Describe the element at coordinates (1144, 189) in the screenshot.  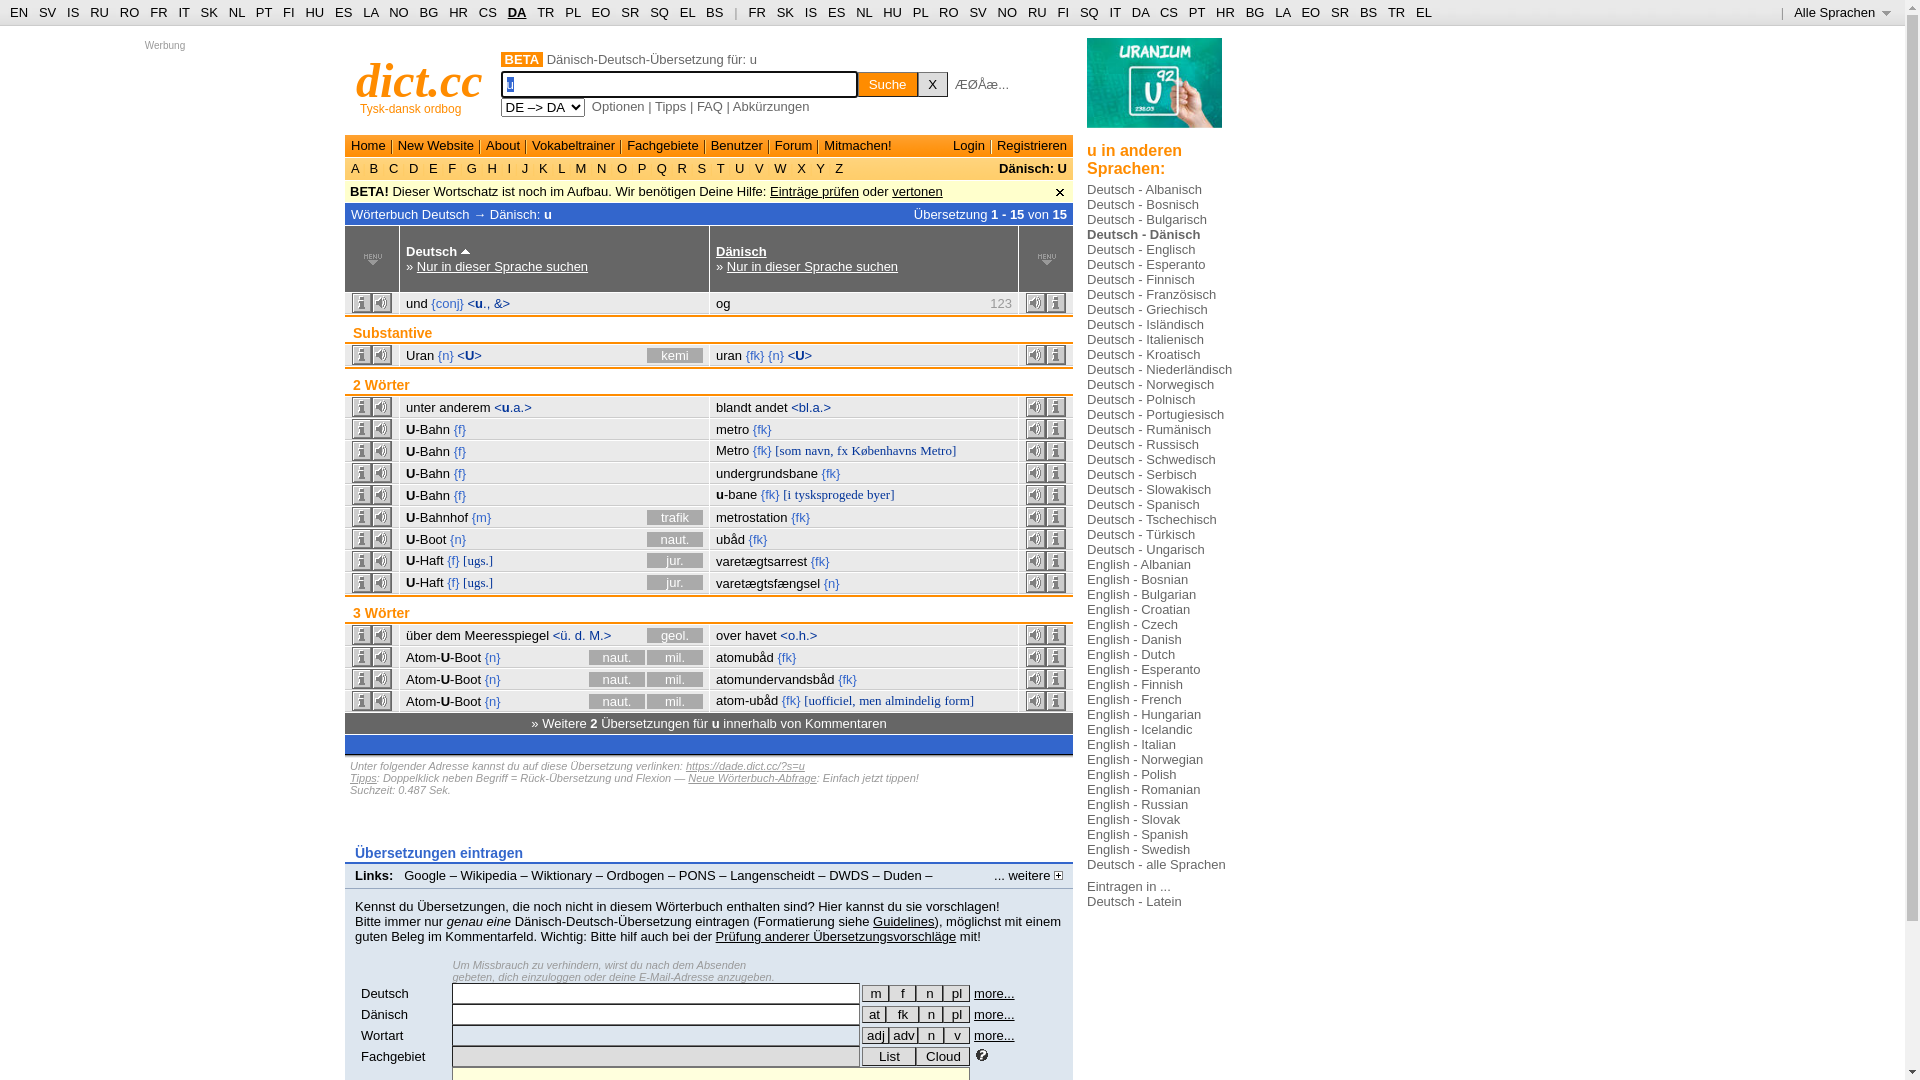
I see `'Deutsch - Albanisch'` at that location.